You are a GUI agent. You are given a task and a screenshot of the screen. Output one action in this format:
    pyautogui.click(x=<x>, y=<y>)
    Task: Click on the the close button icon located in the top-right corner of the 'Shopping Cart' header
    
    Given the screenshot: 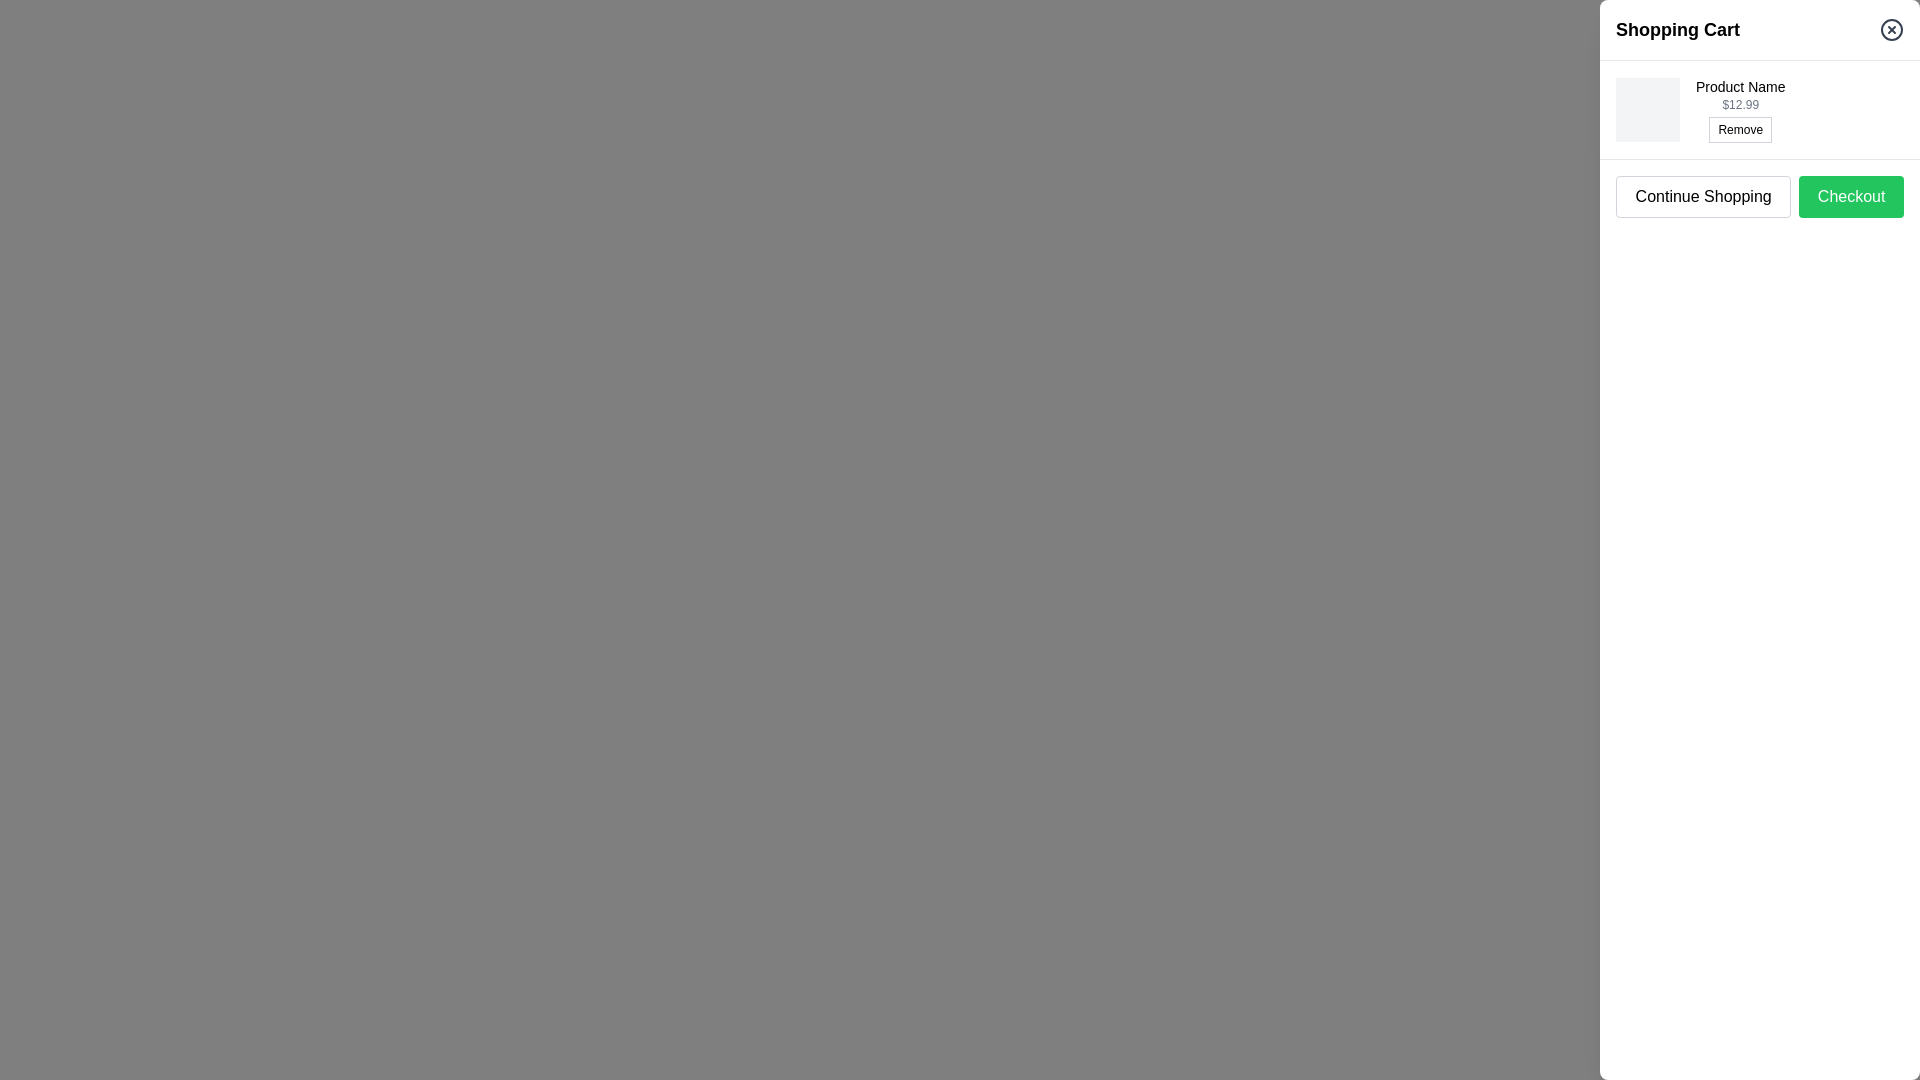 What is the action you would take?
    pyautogui.click(x=1890, y=30)
    